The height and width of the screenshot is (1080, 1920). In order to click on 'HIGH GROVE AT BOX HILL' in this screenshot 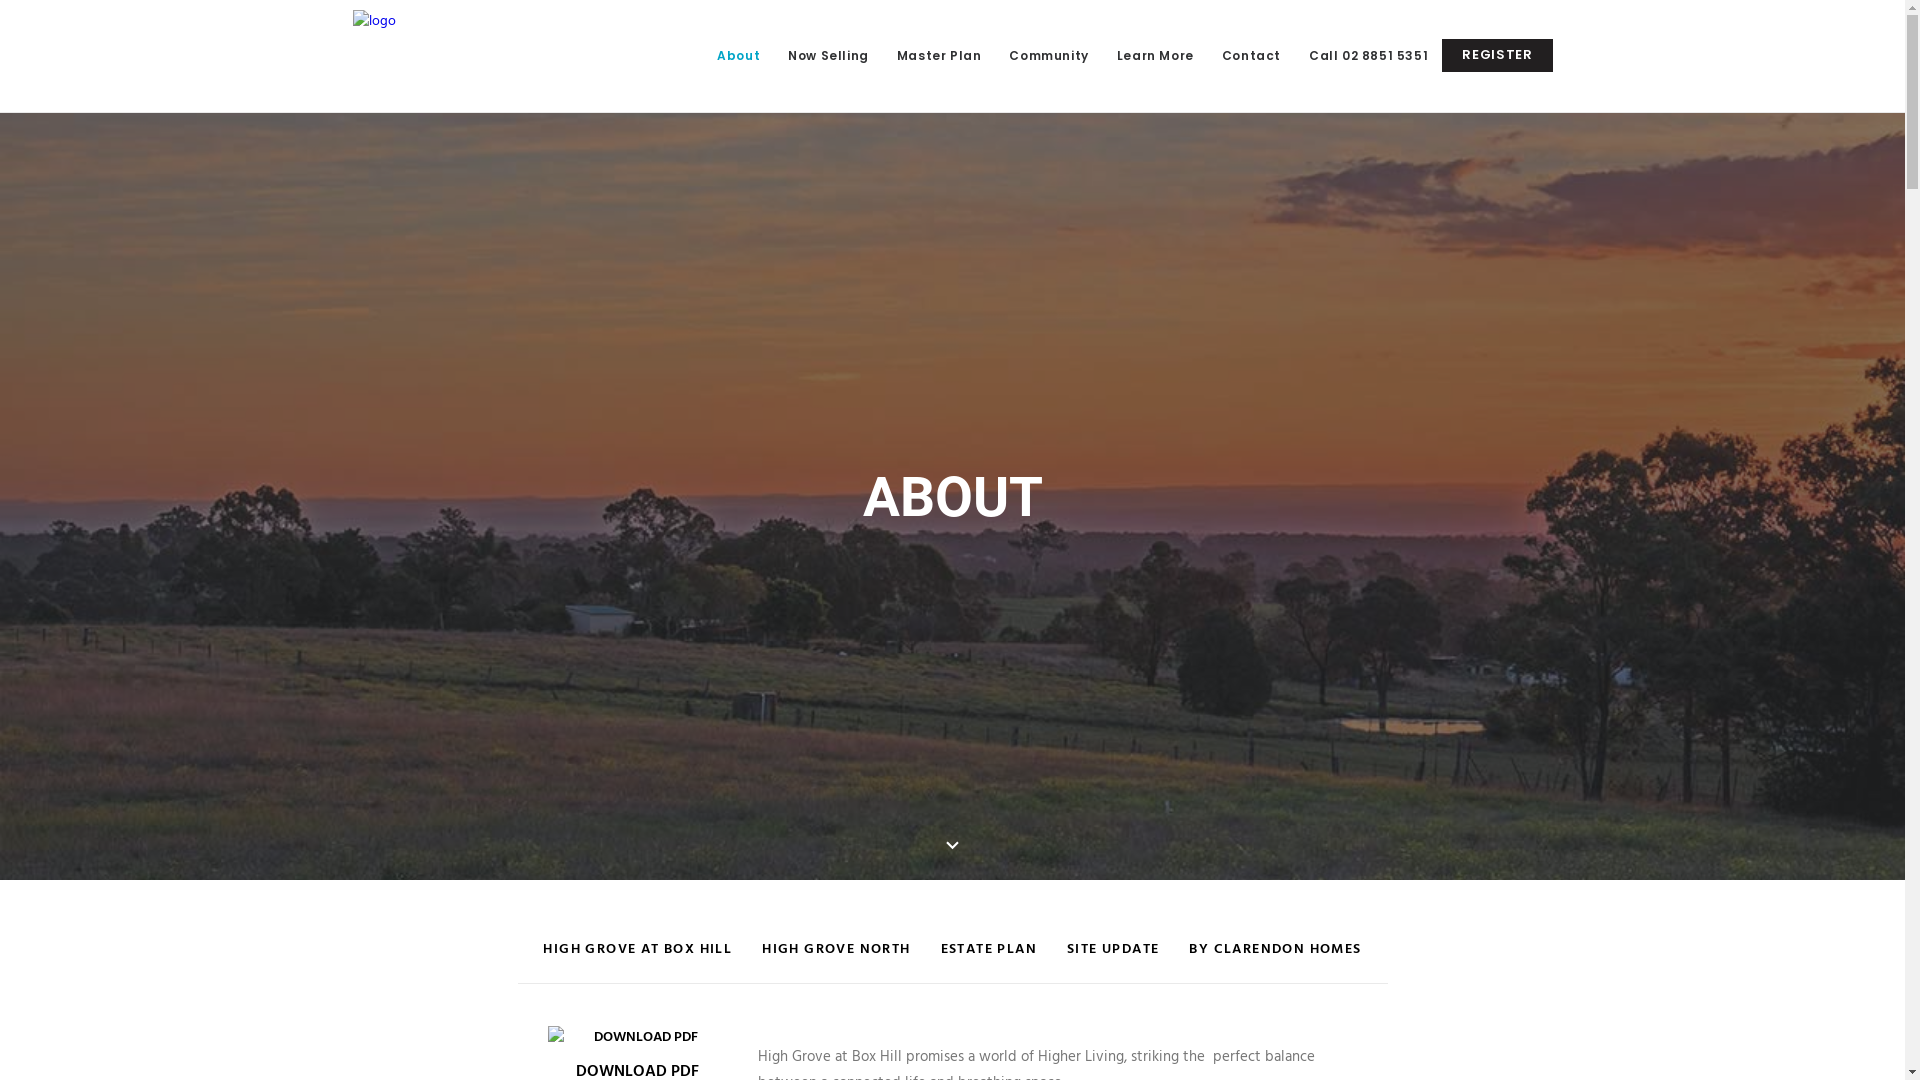, I will do `click(636, 959)`.